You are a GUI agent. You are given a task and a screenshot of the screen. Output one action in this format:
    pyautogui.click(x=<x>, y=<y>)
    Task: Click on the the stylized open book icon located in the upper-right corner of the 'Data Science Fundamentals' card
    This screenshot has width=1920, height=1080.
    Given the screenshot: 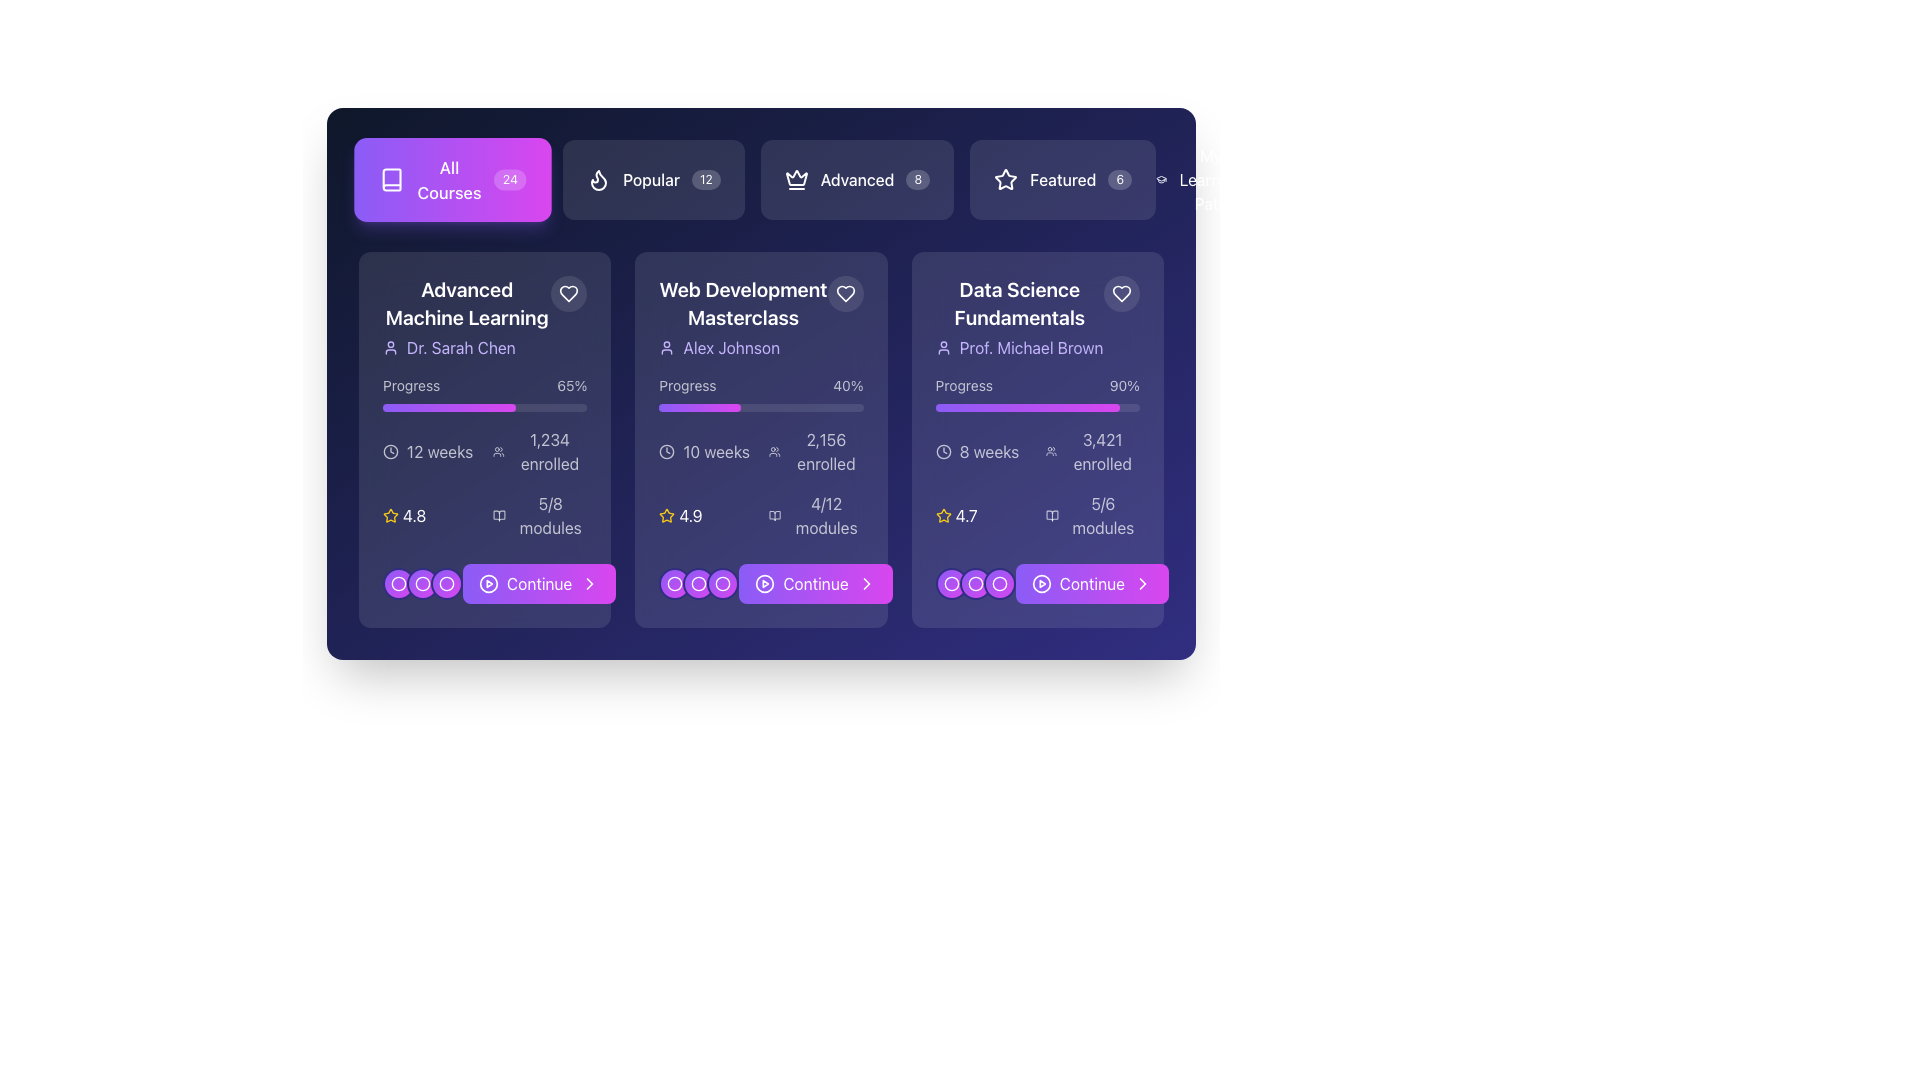 What is the action you would take?
    pyautogui.click(x=1051, y=515)
    